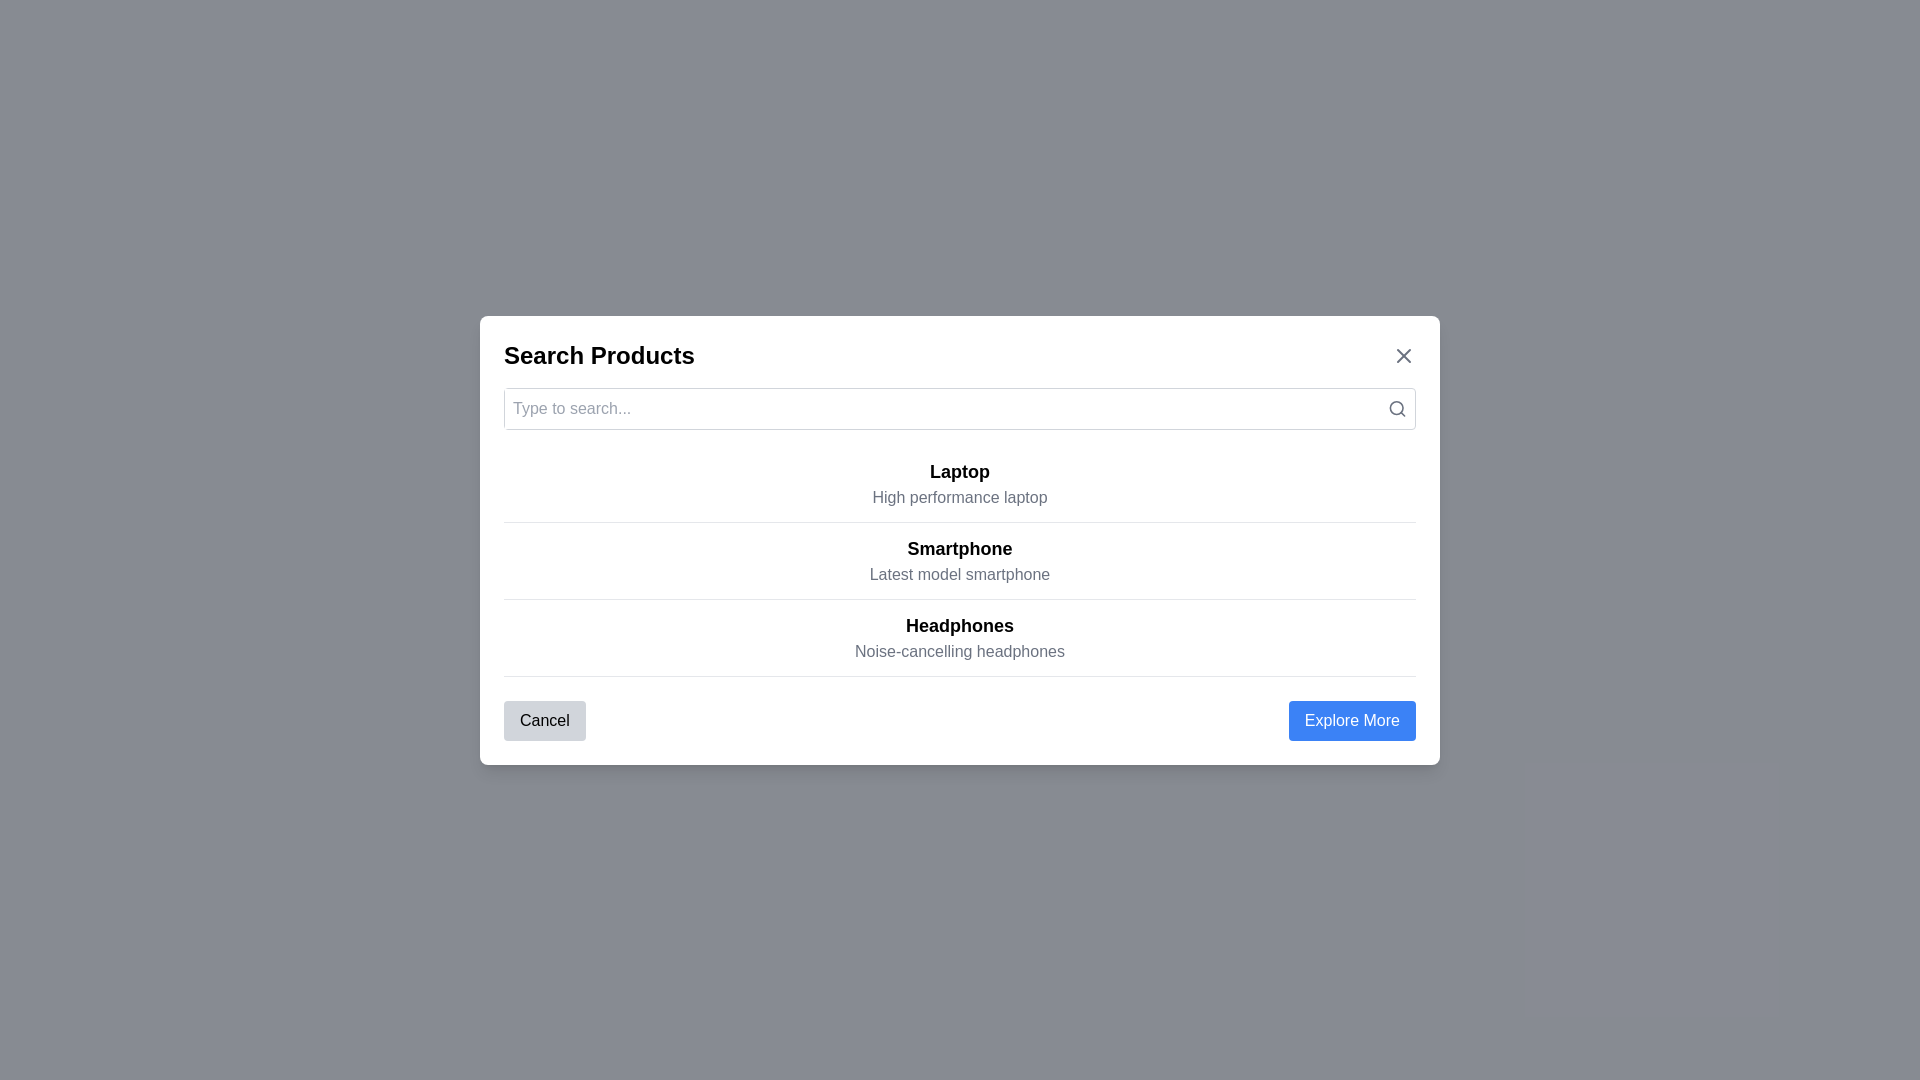 The image size is (1920, 1080). Describe the element at coordinates (1395, 406) in the screenshot. I see `the circular gray icon of the magnifying glass located in the top-right corner of the search interface within the header of the modal dialog` at that location.